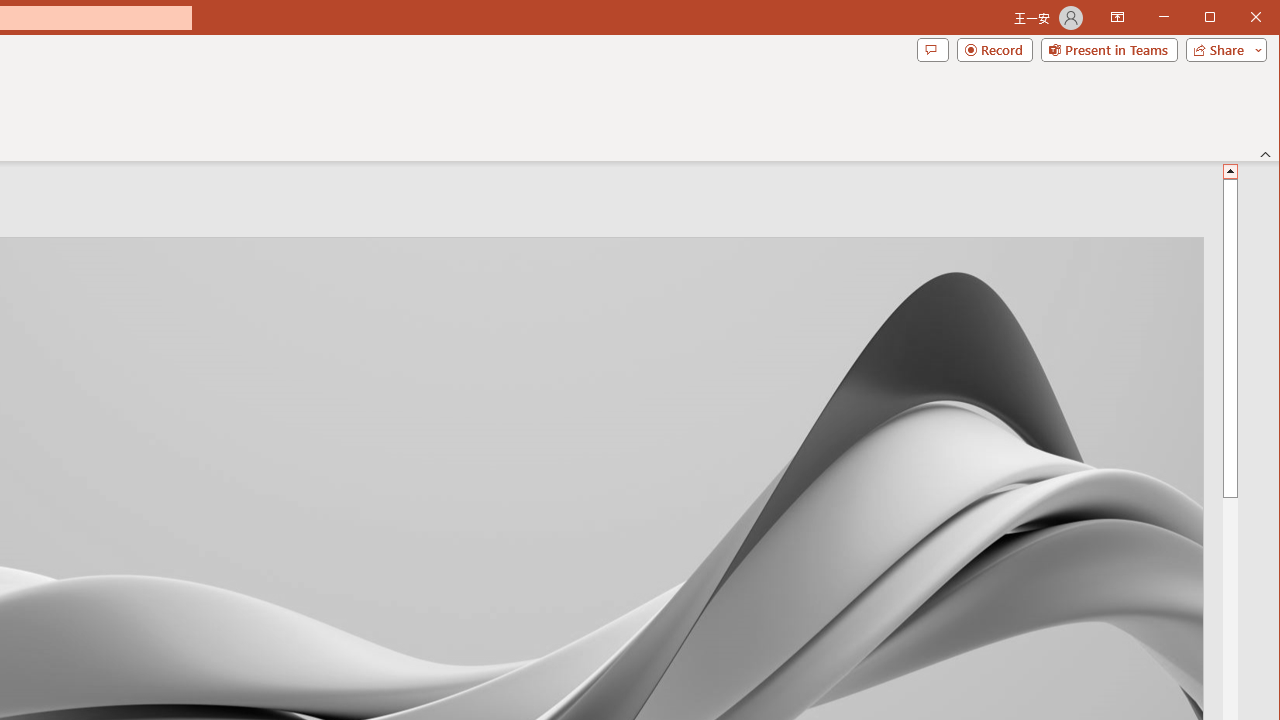  Describe the element at coordinates (1229, 169) in the screenshot. I see `'Line up'` at that location.